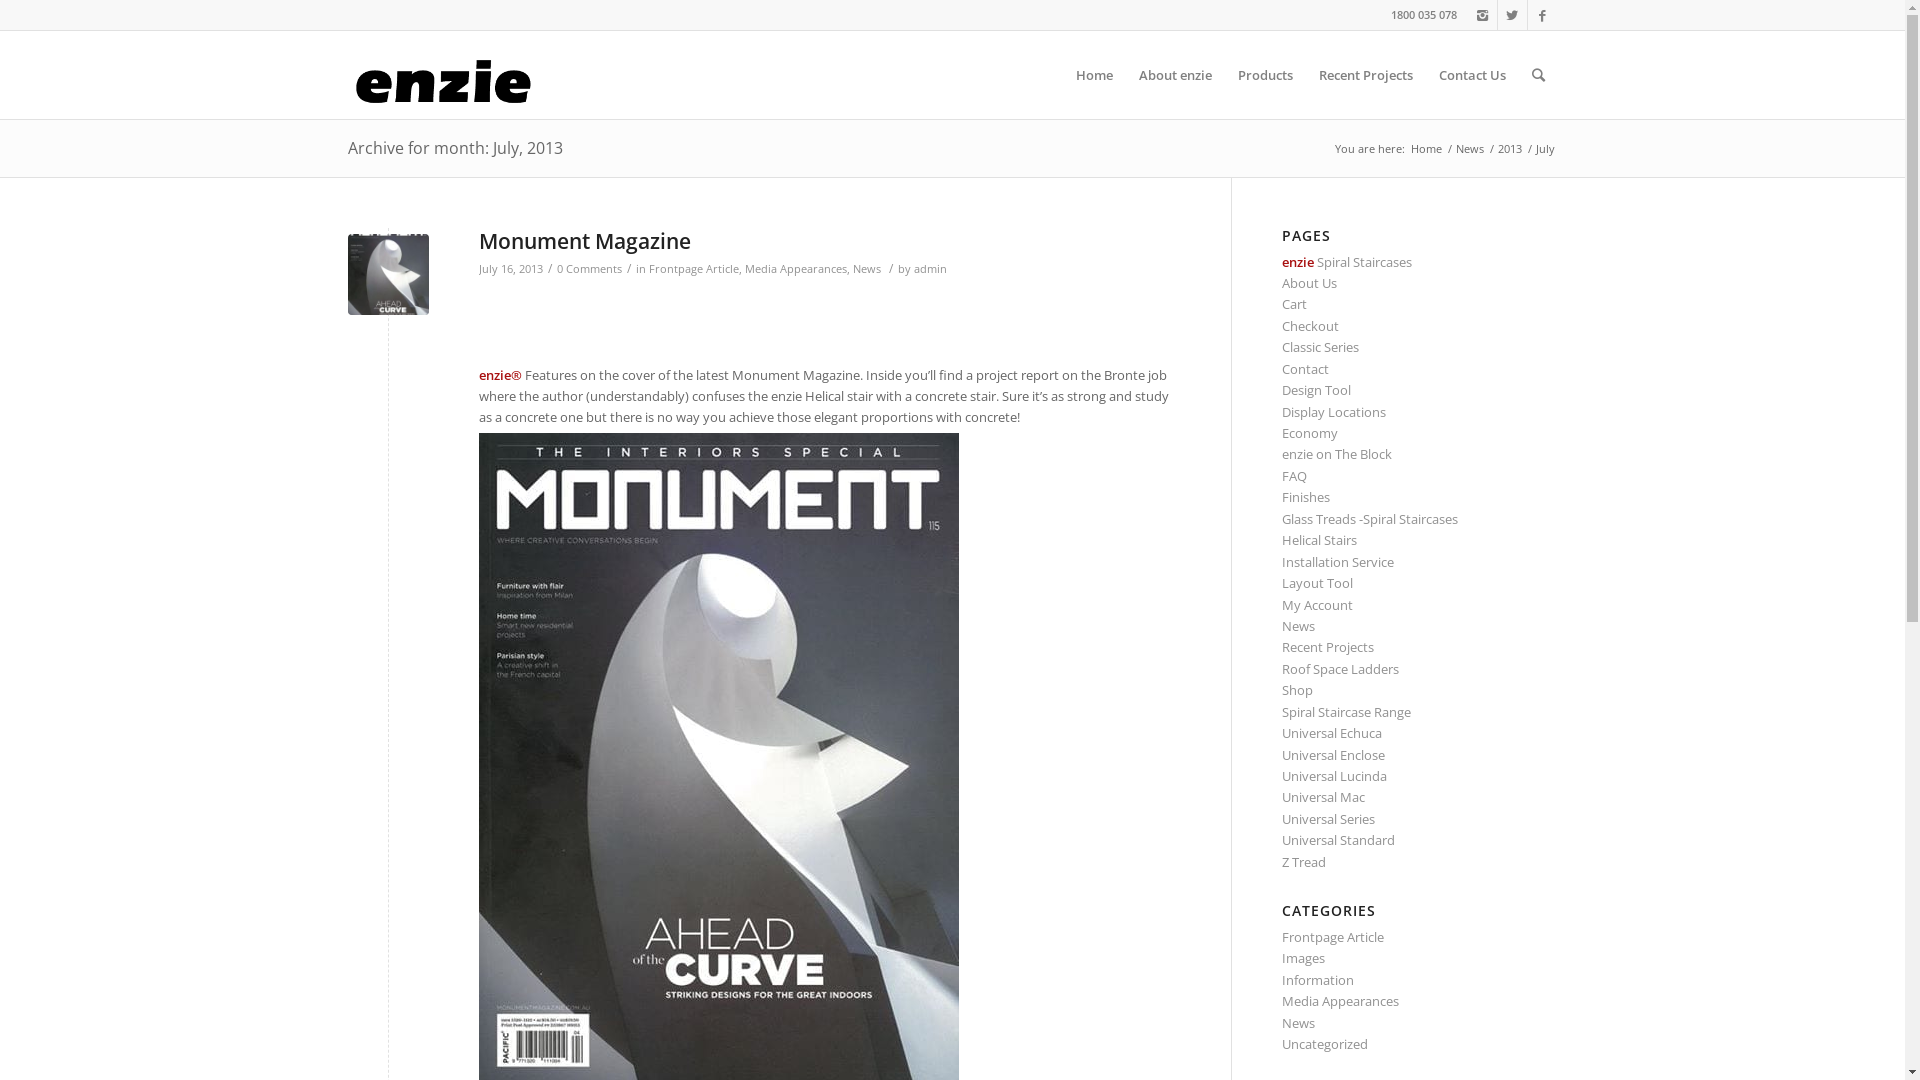  I want to click on 'Uncategorized', so click(1324, 1043).